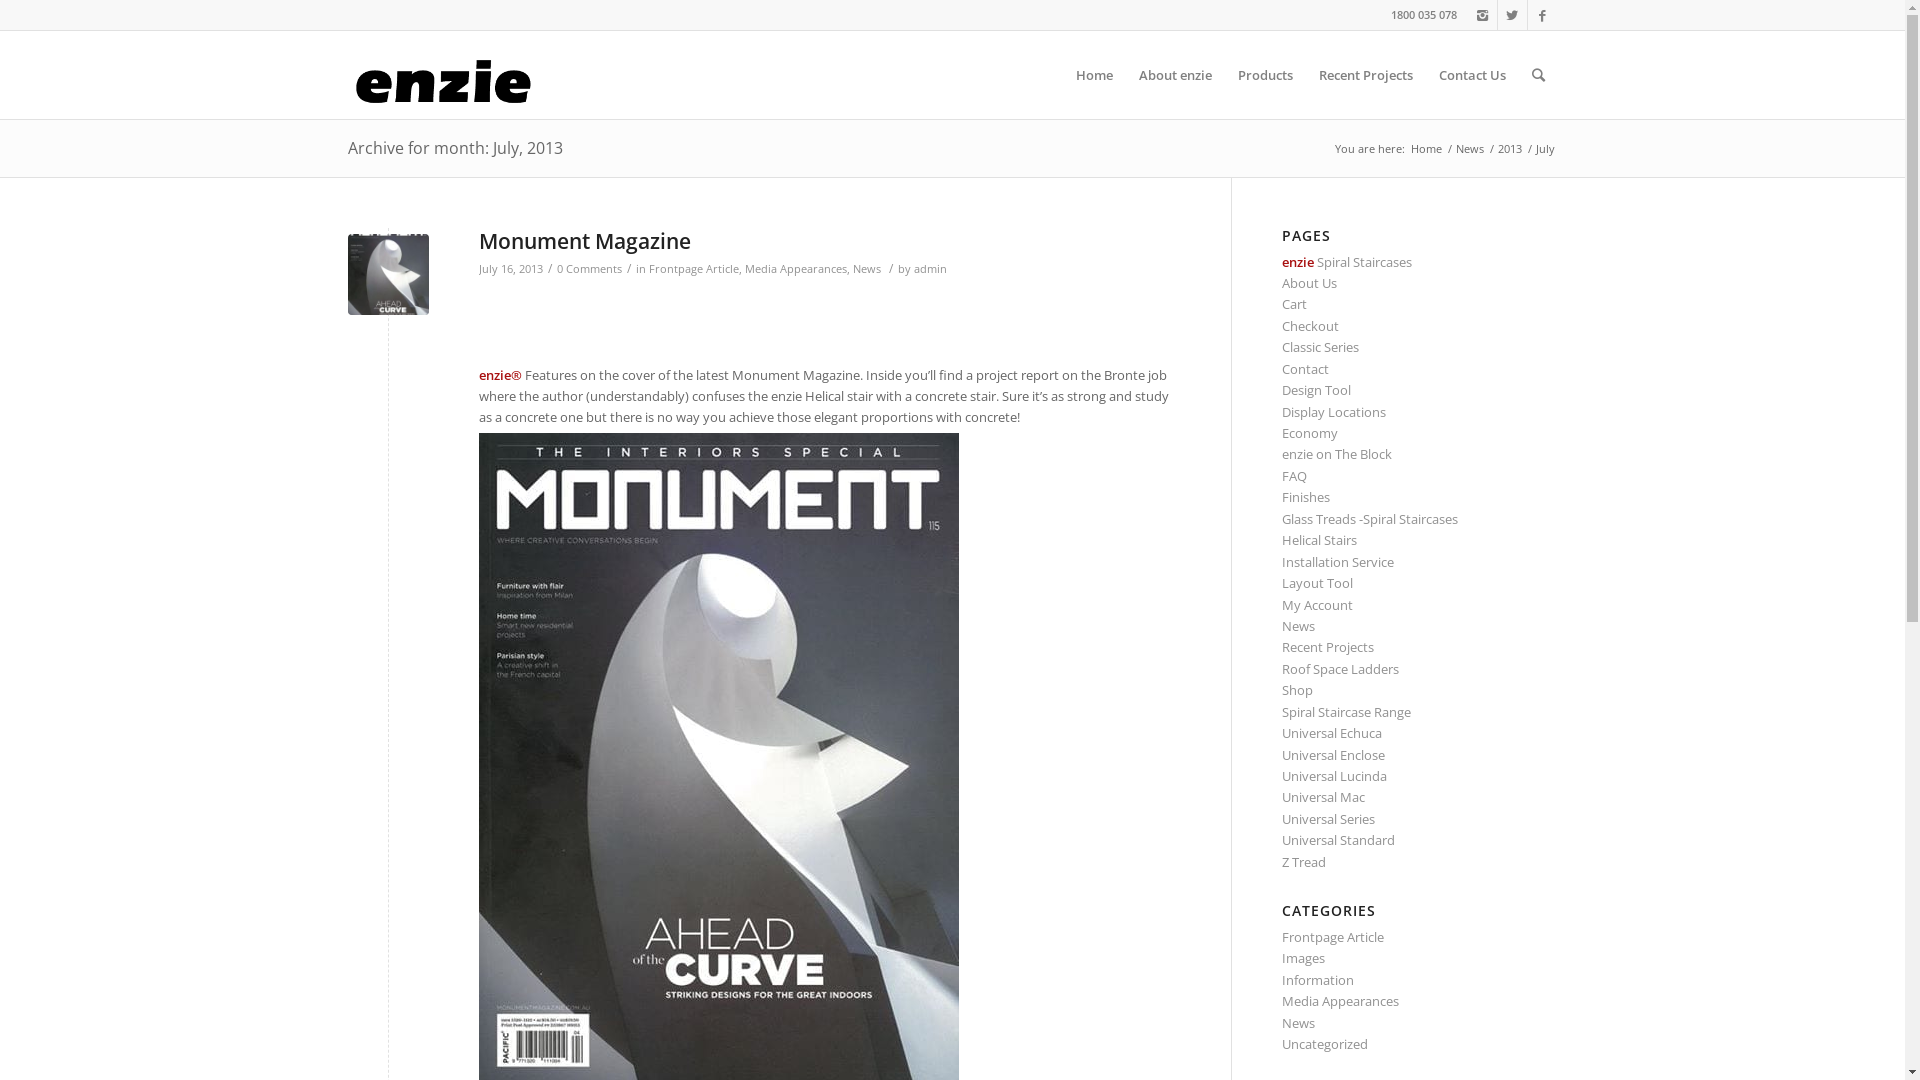  I want to click on 'Uncategorized', so click(1324, 1043).